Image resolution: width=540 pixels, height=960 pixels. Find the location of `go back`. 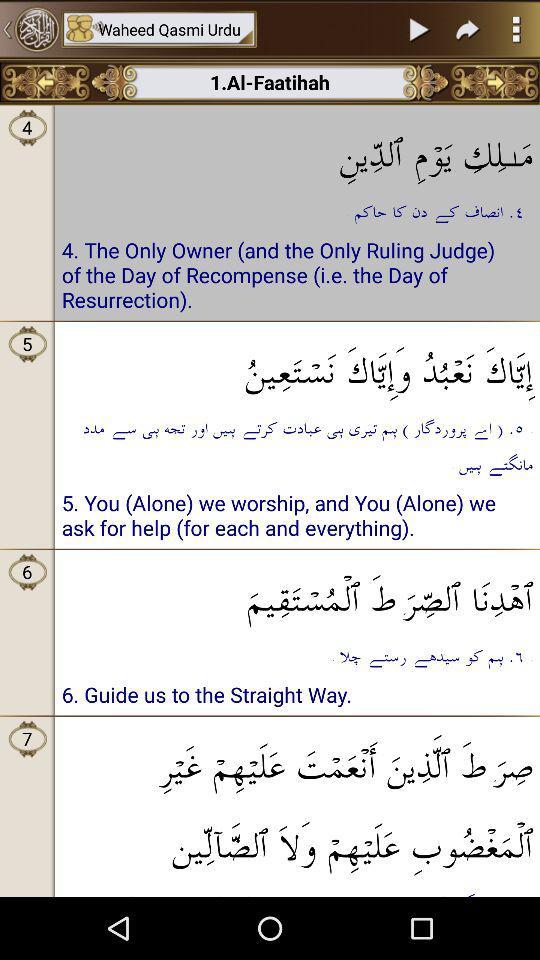

go back is located at coordinates (45, 82).